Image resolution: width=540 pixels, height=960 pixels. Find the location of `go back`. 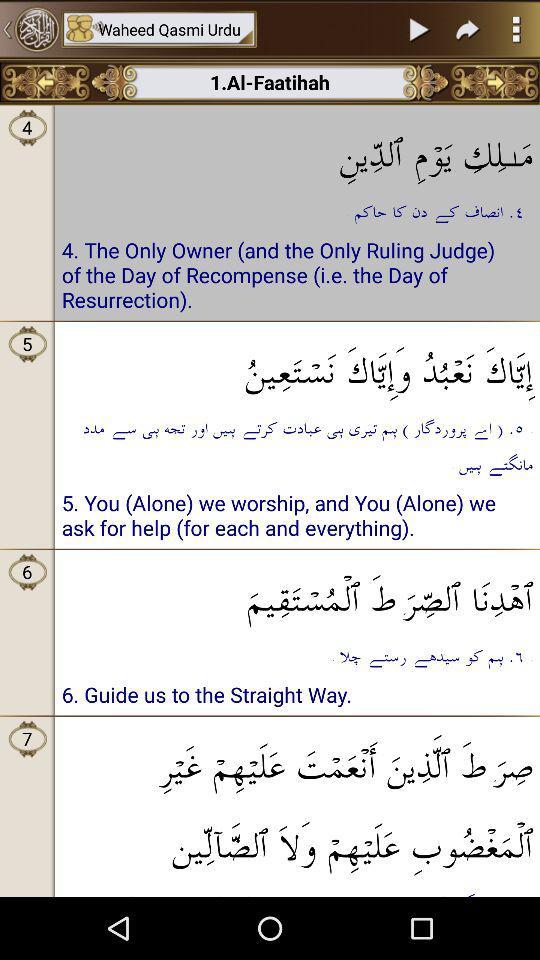

go back is located at coordinates (45, 82).